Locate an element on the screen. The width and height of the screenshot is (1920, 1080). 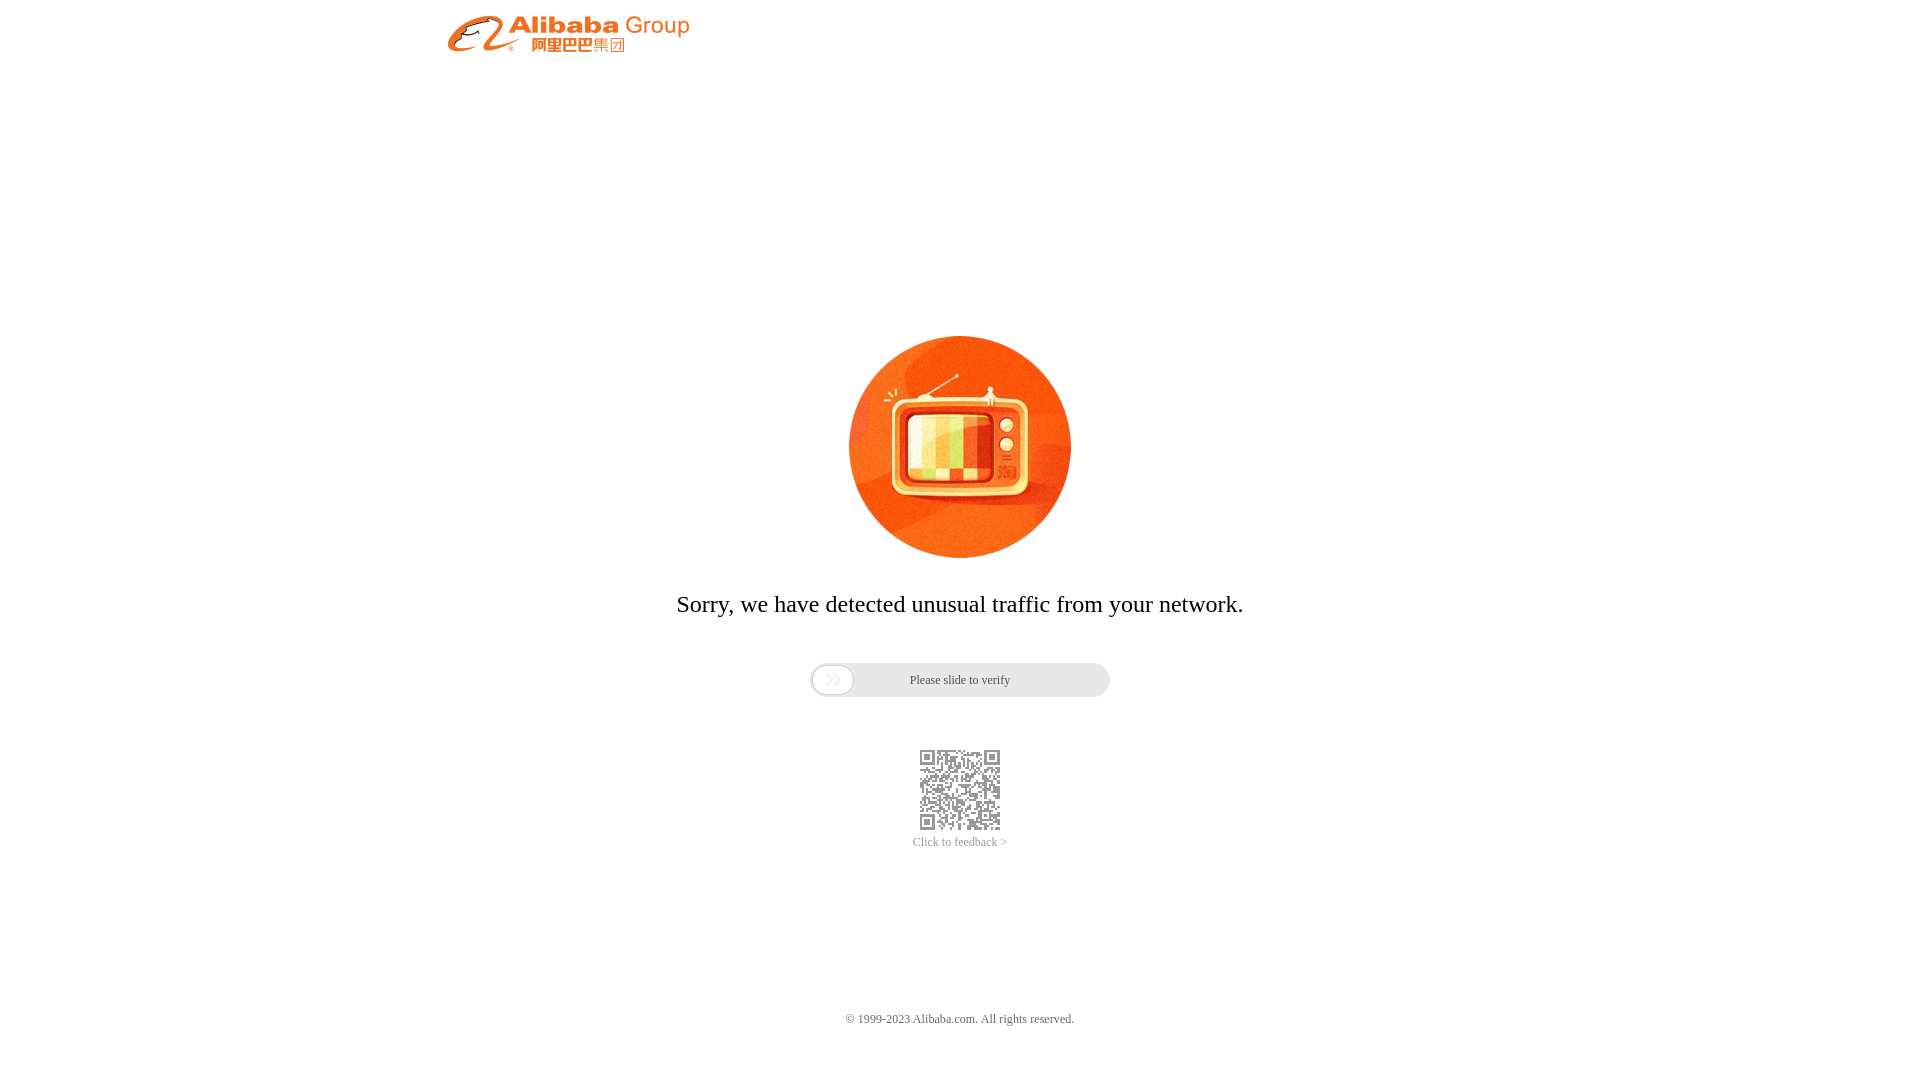
'Click to feedback >' is located at coordinates (911, 842).